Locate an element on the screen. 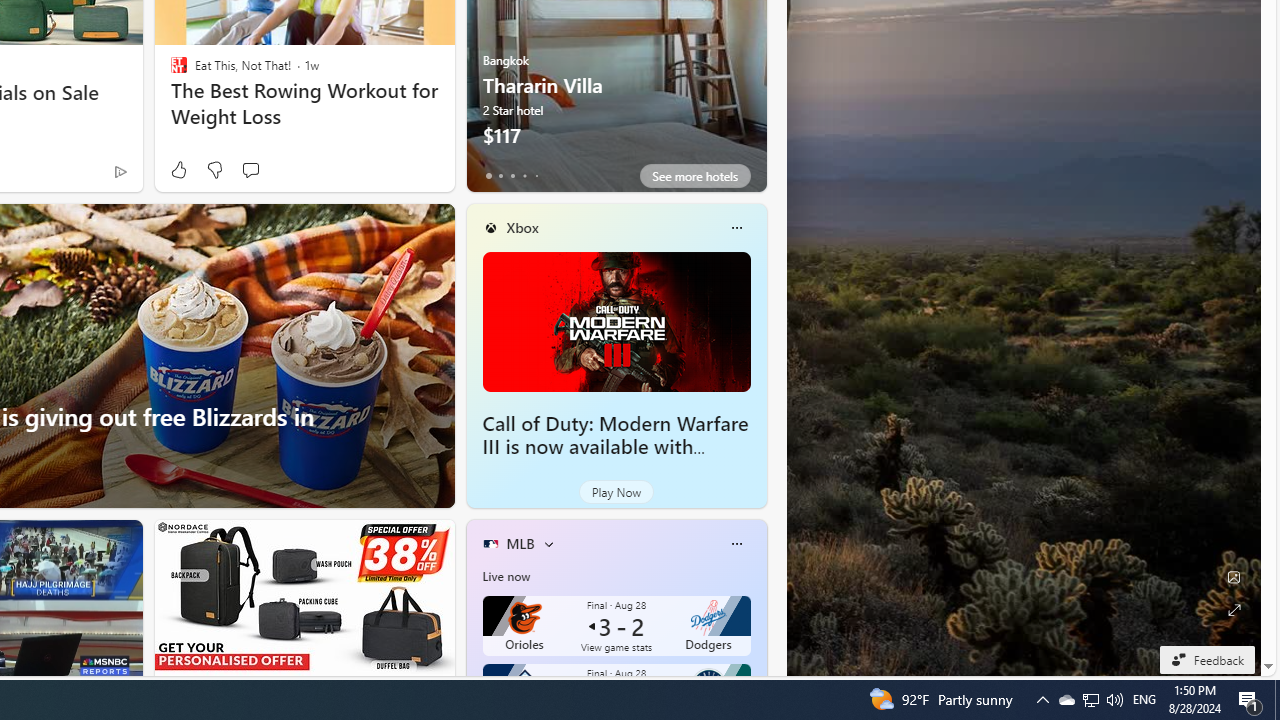  'See more hotels' is located at coordinates (695, 175).